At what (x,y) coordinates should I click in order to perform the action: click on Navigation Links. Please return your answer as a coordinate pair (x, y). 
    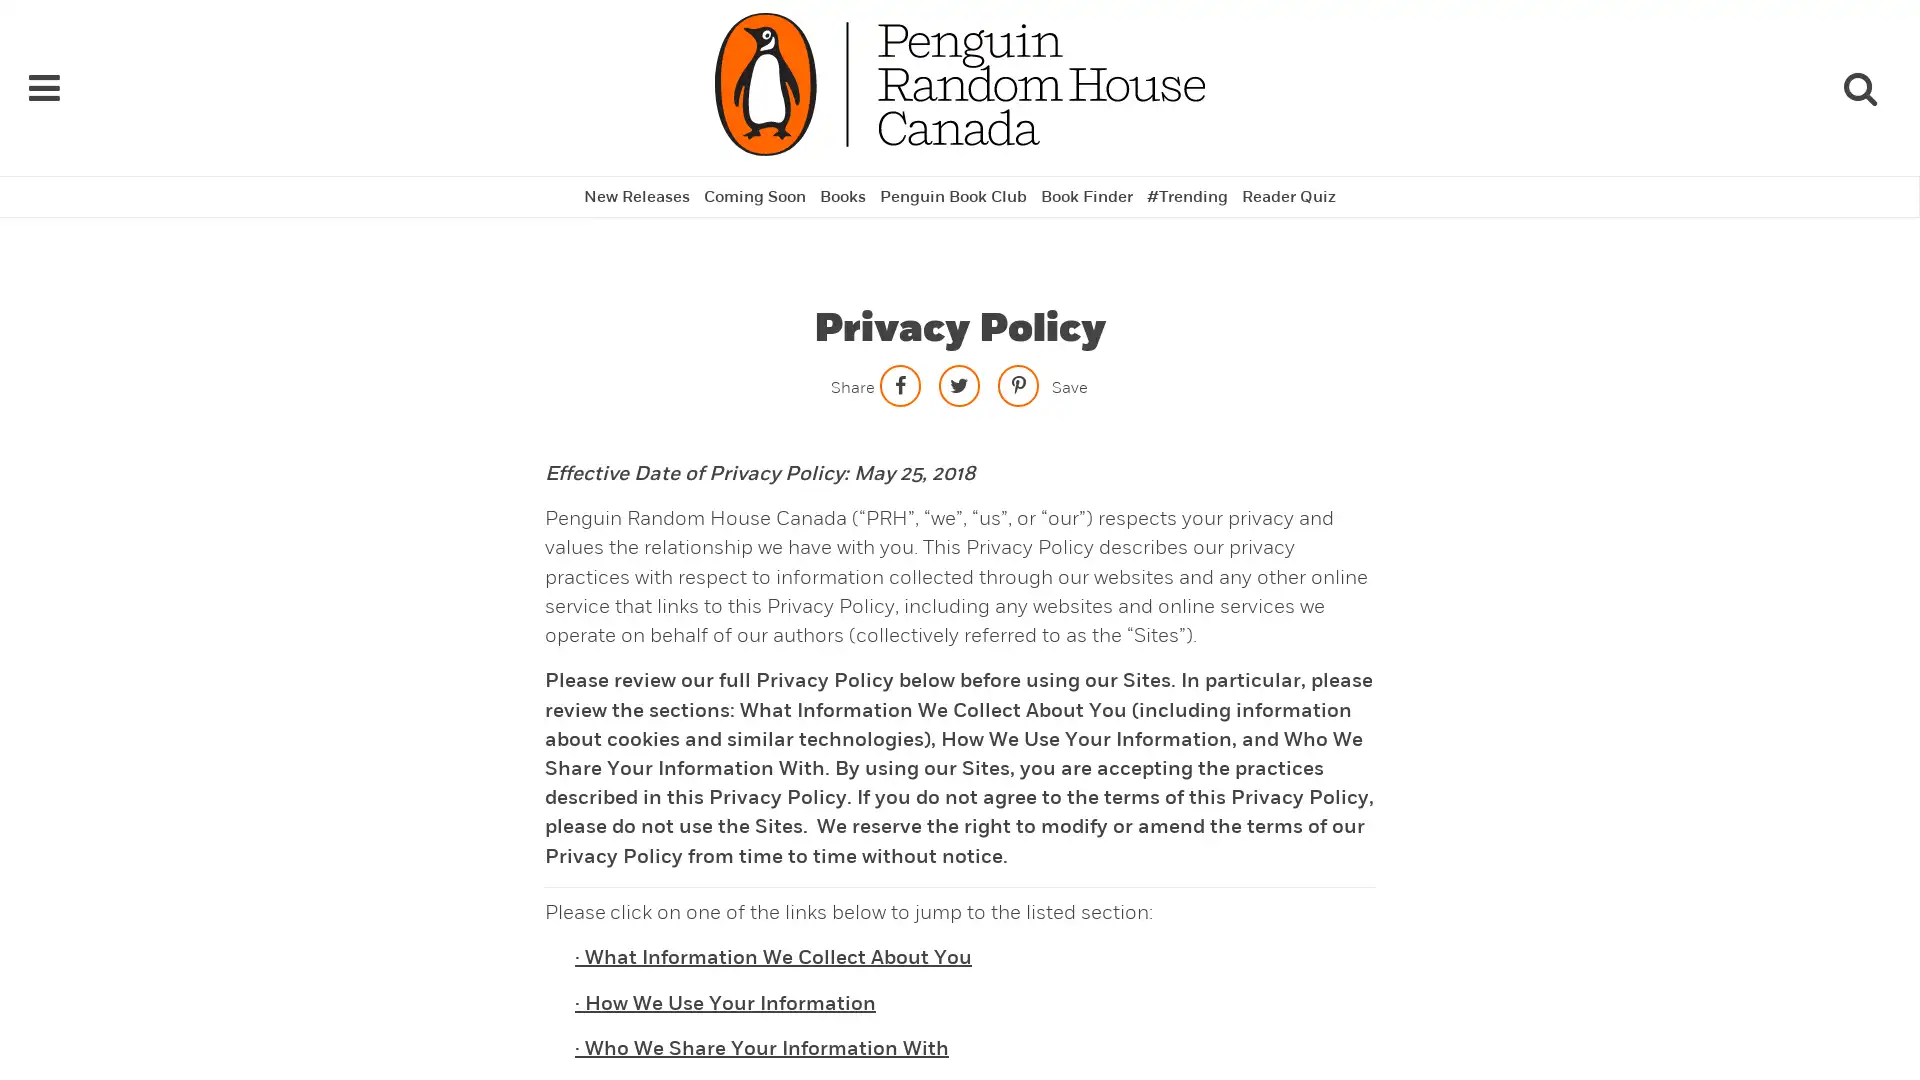
    Looking at the image, I should click on (43, 53).